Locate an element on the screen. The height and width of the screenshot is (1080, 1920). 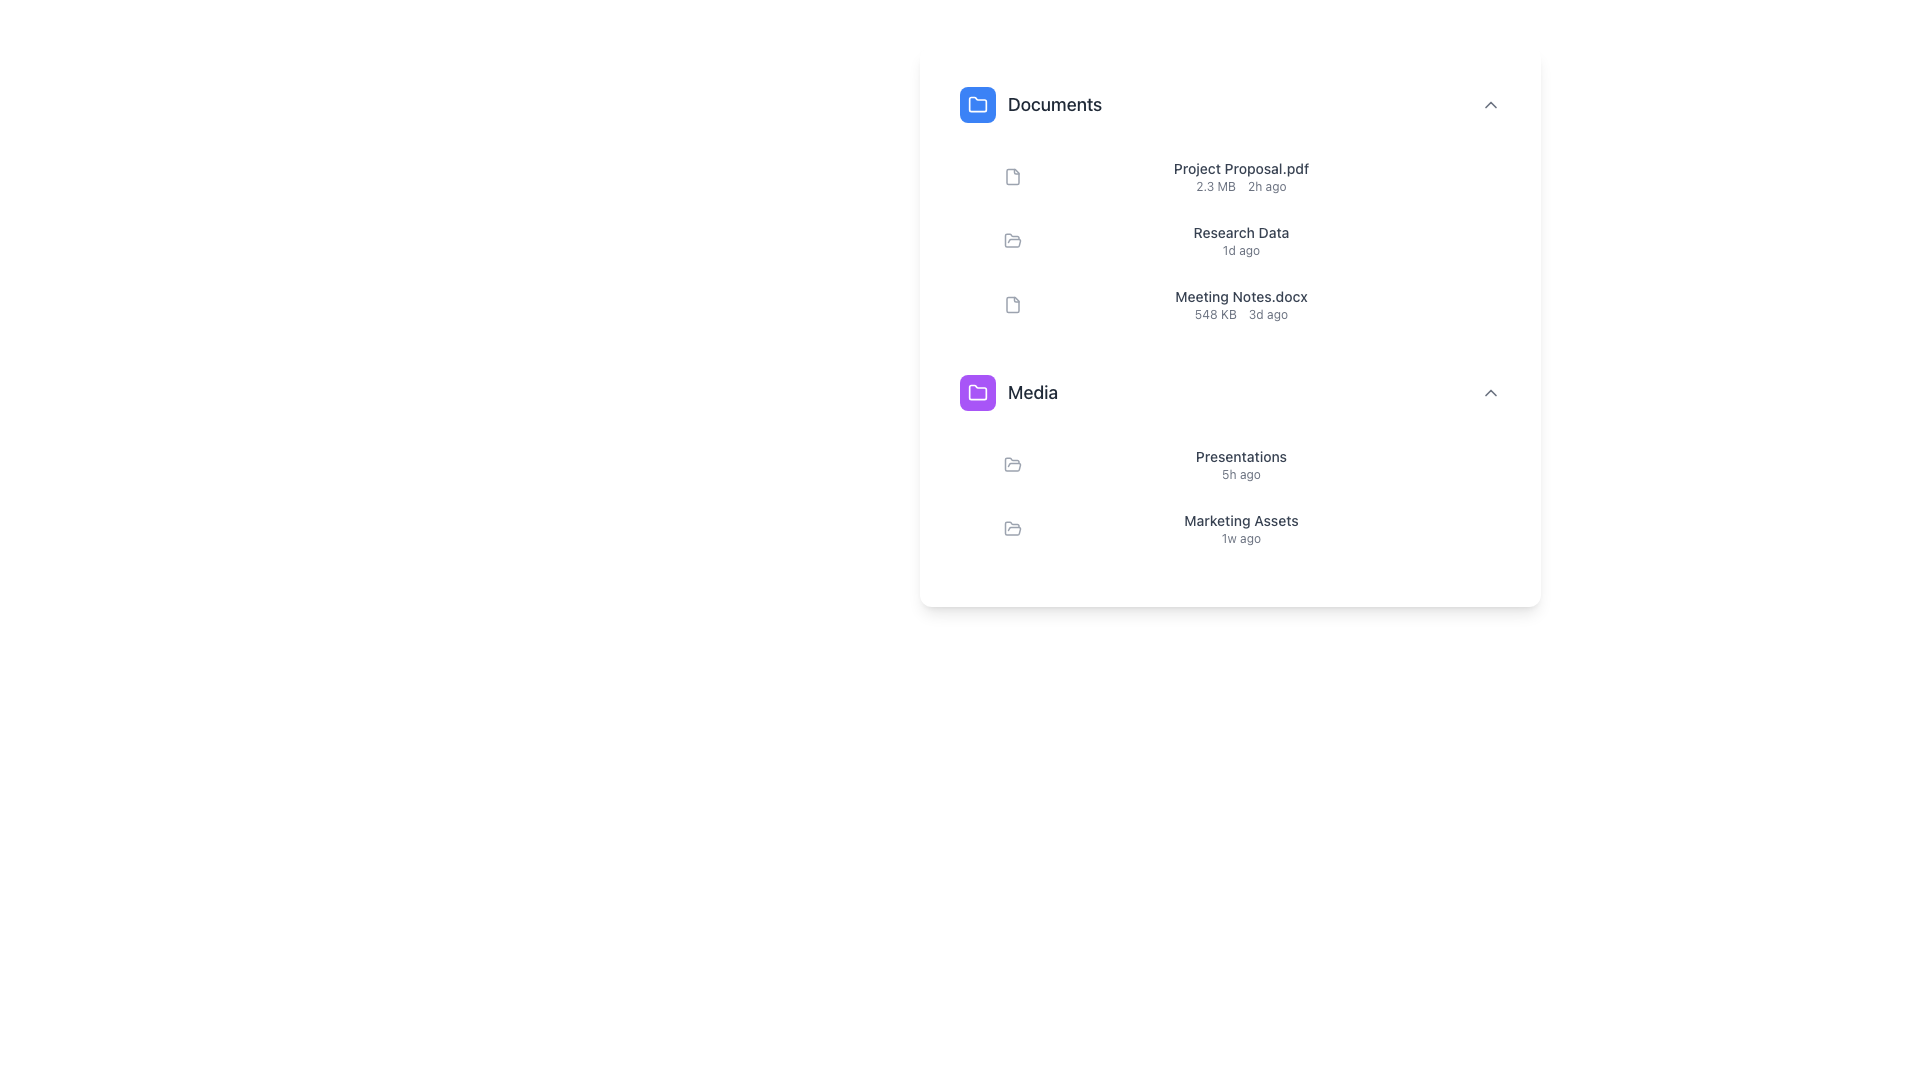
the 'Documents' folder icon located in the top-left corner of the 'Documents' section is located at coordinates (978, 104).